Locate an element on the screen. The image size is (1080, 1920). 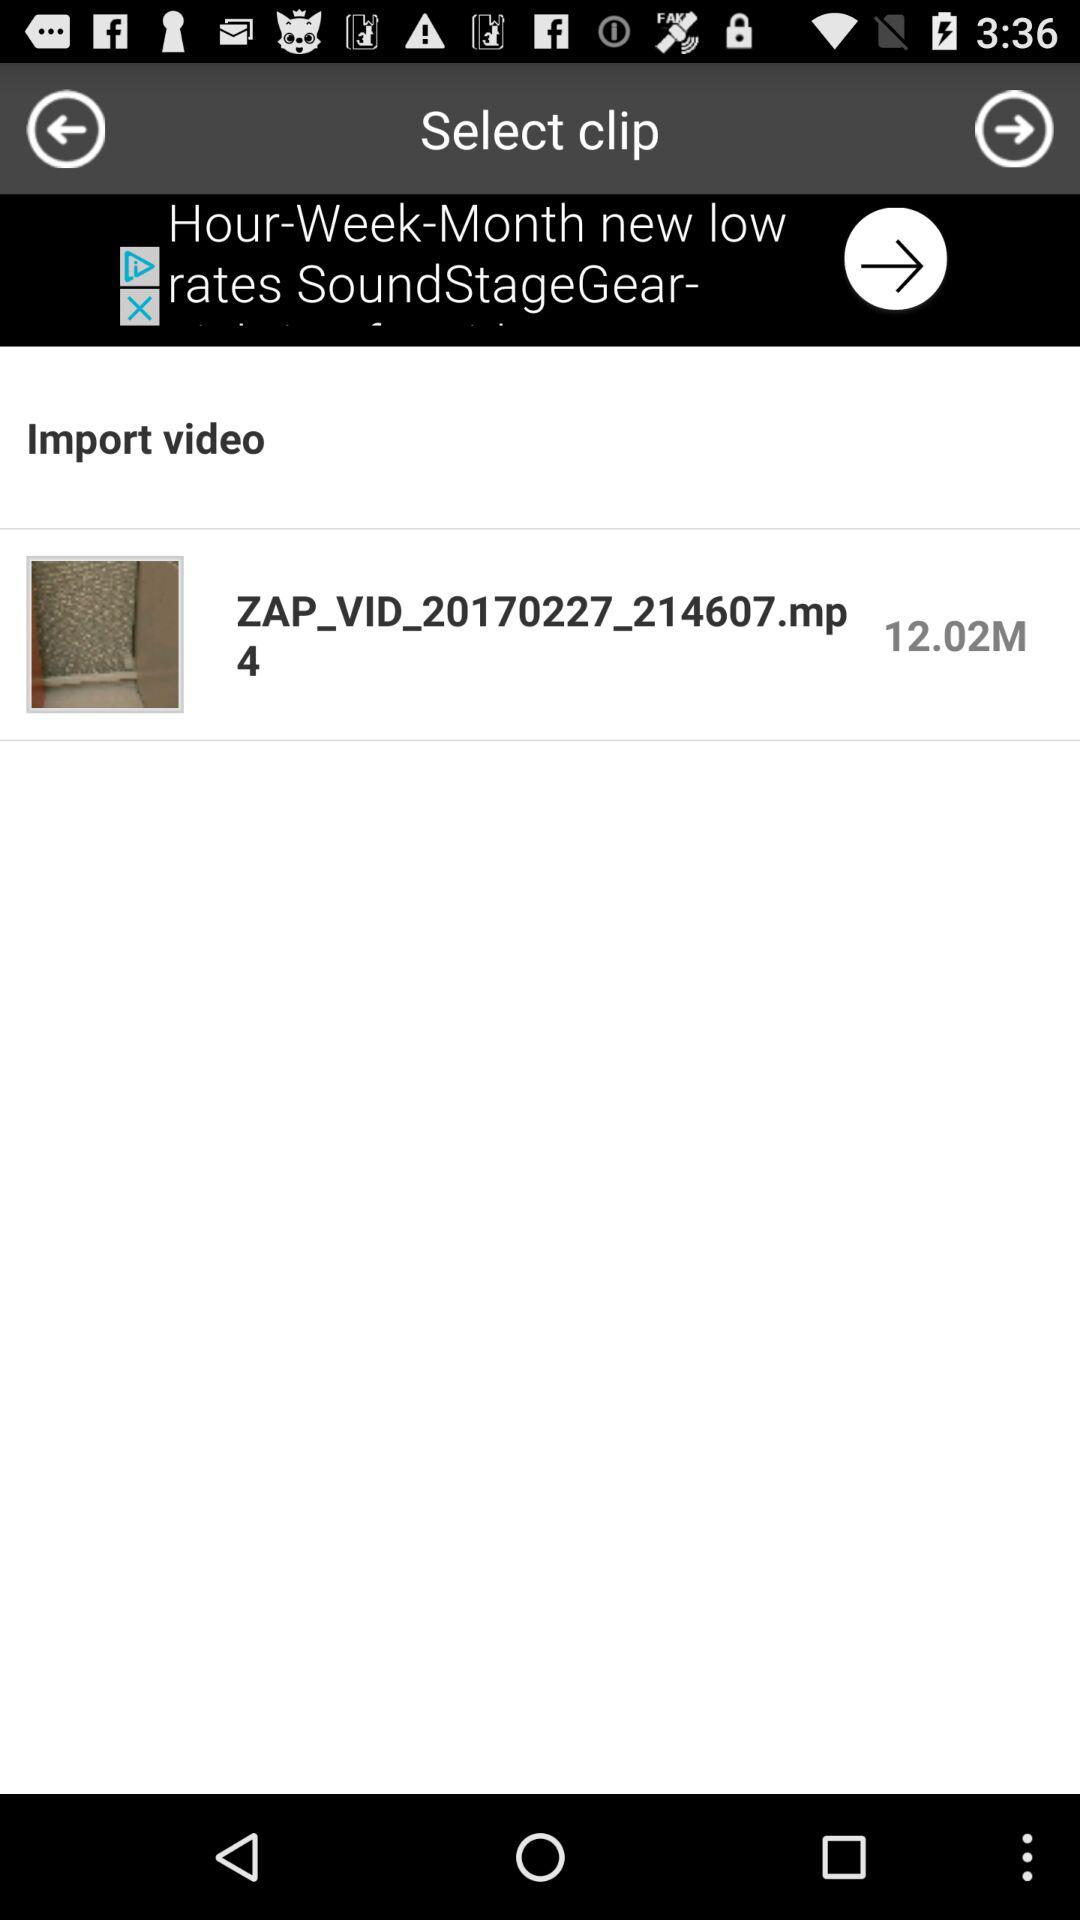
the arrow_backward icon is located at coordinates (64, 136).